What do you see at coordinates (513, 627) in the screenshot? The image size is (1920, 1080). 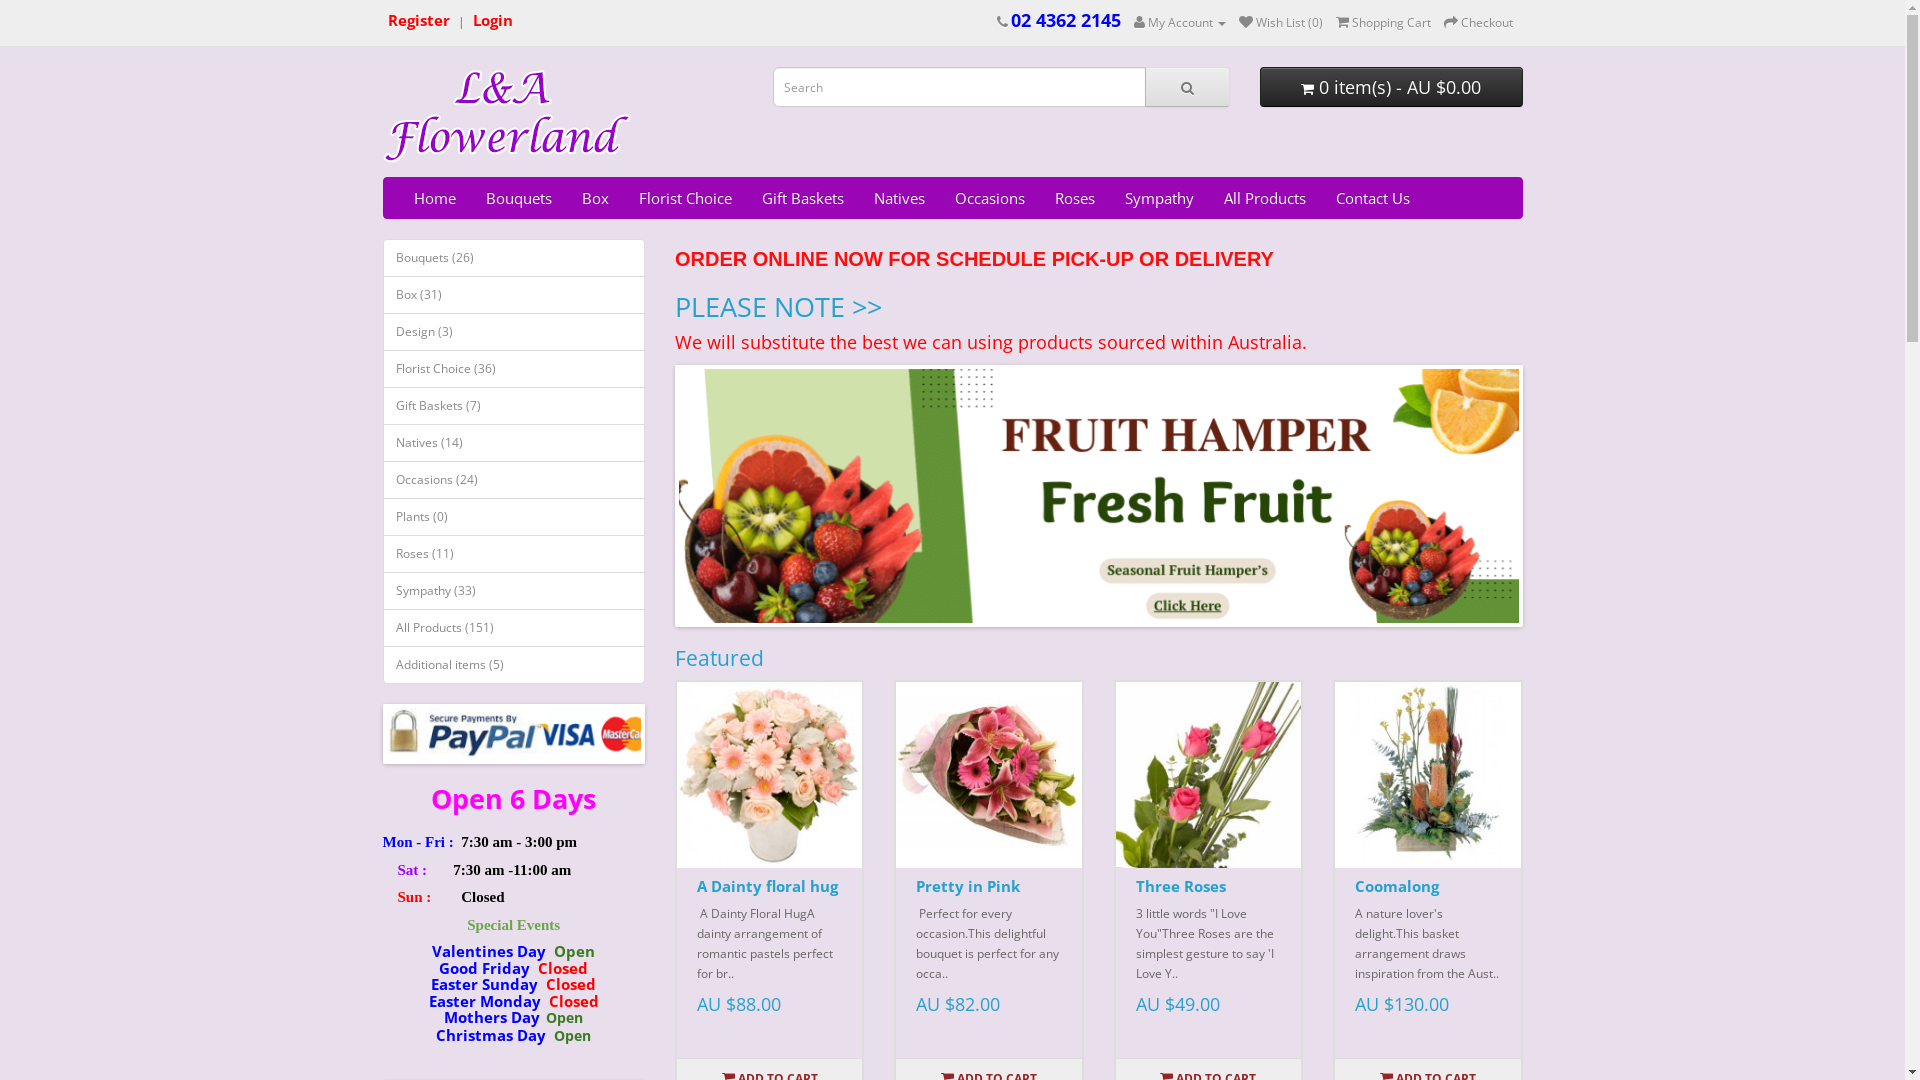 I see `'All Products (151)'` at bounding box center [513, 627].